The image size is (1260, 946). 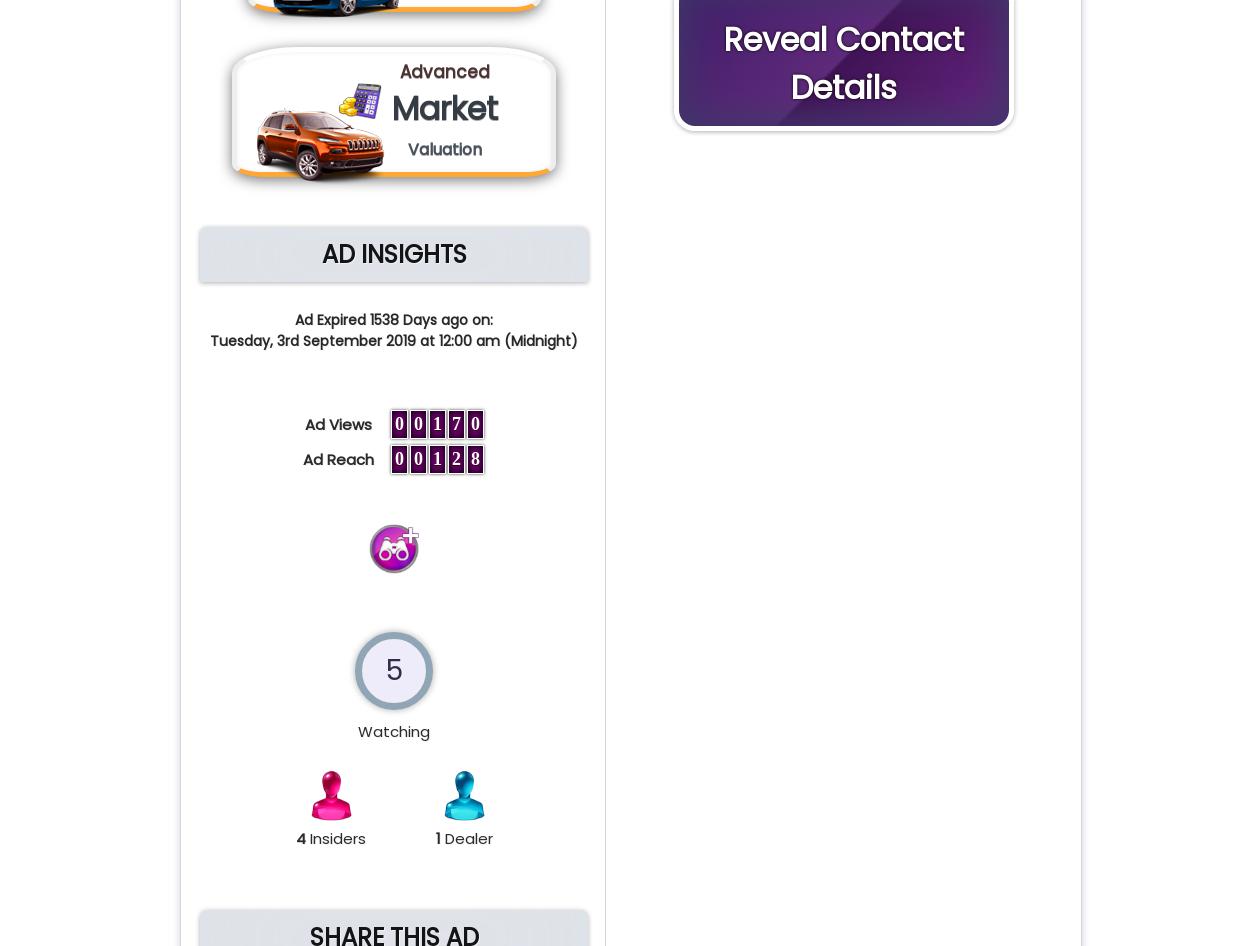 I want to click on 'AD INSIGHTS', so click(x=393, y=253).